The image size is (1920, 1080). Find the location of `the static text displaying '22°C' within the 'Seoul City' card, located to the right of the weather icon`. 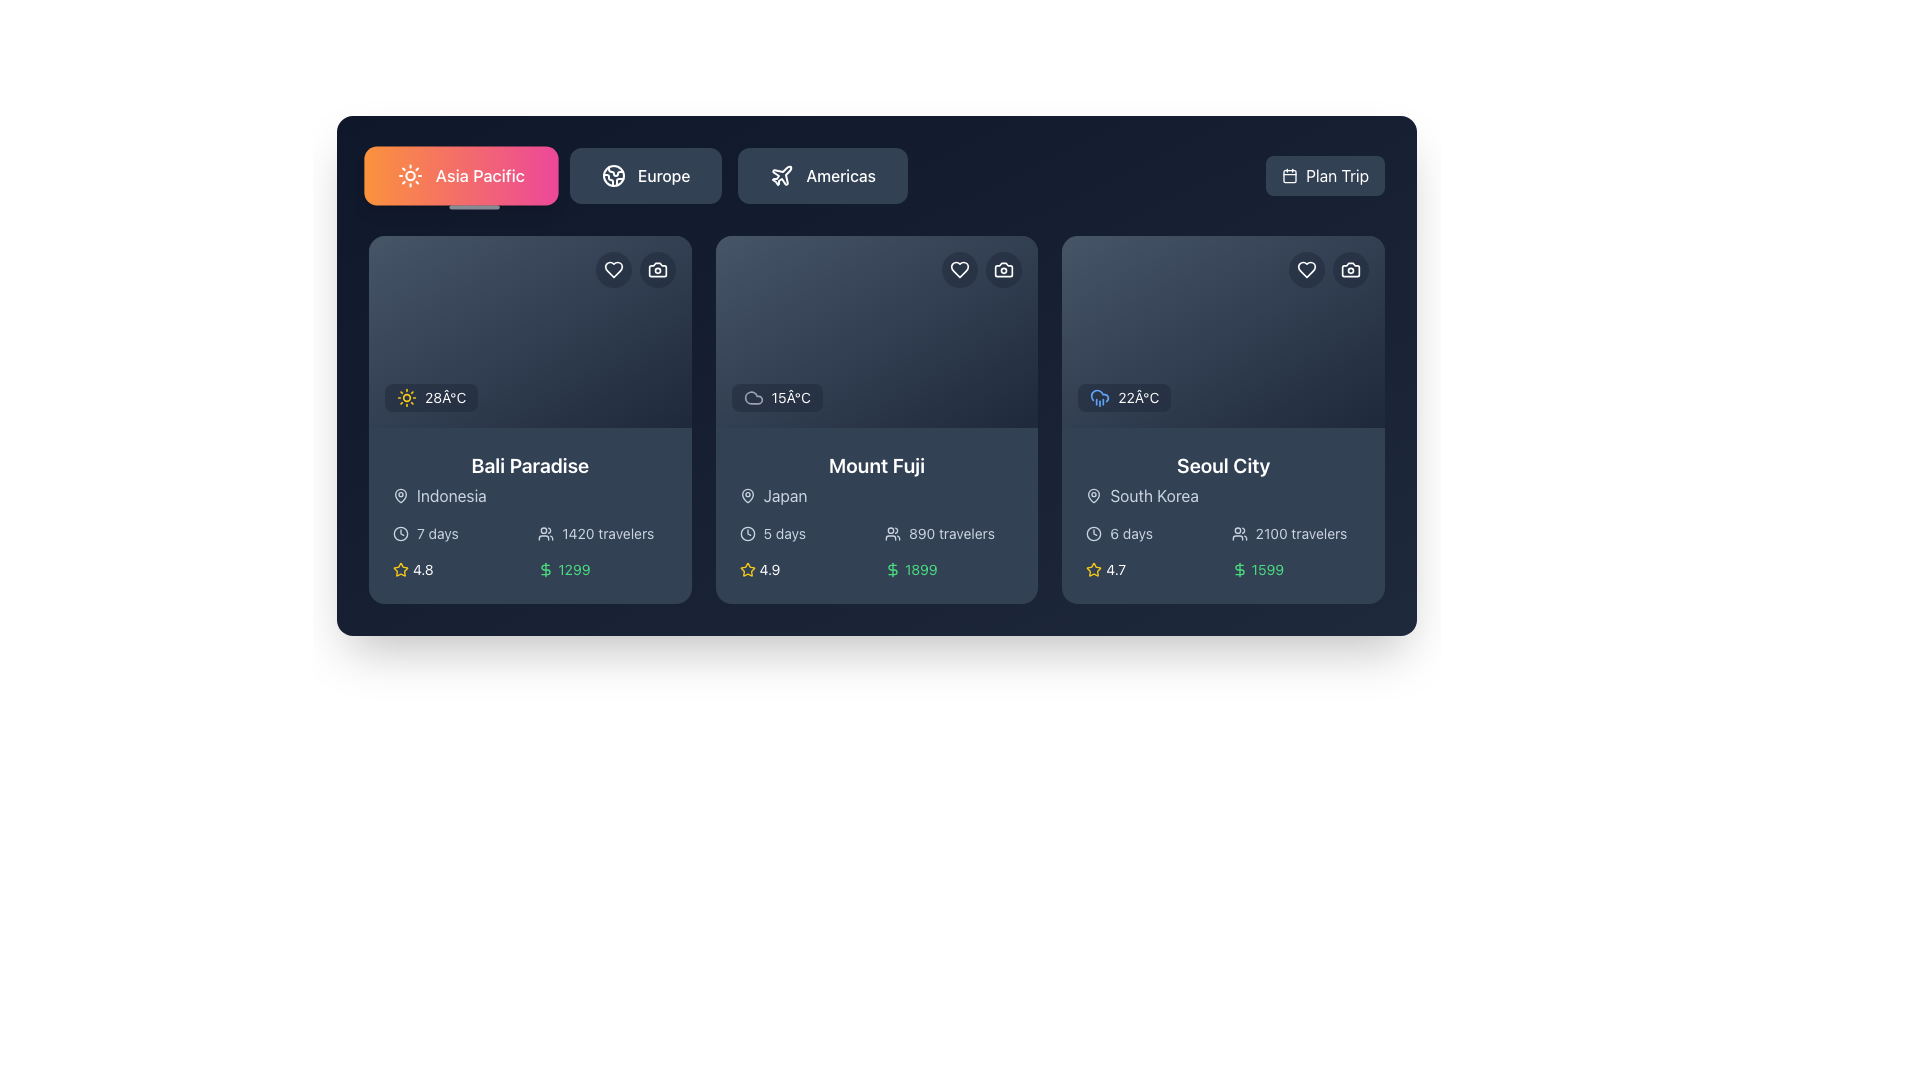

the static text displaying '22°C' within the 'Seoul City' card, located to the right of the weather icon is located at coordinates (1138, 397).